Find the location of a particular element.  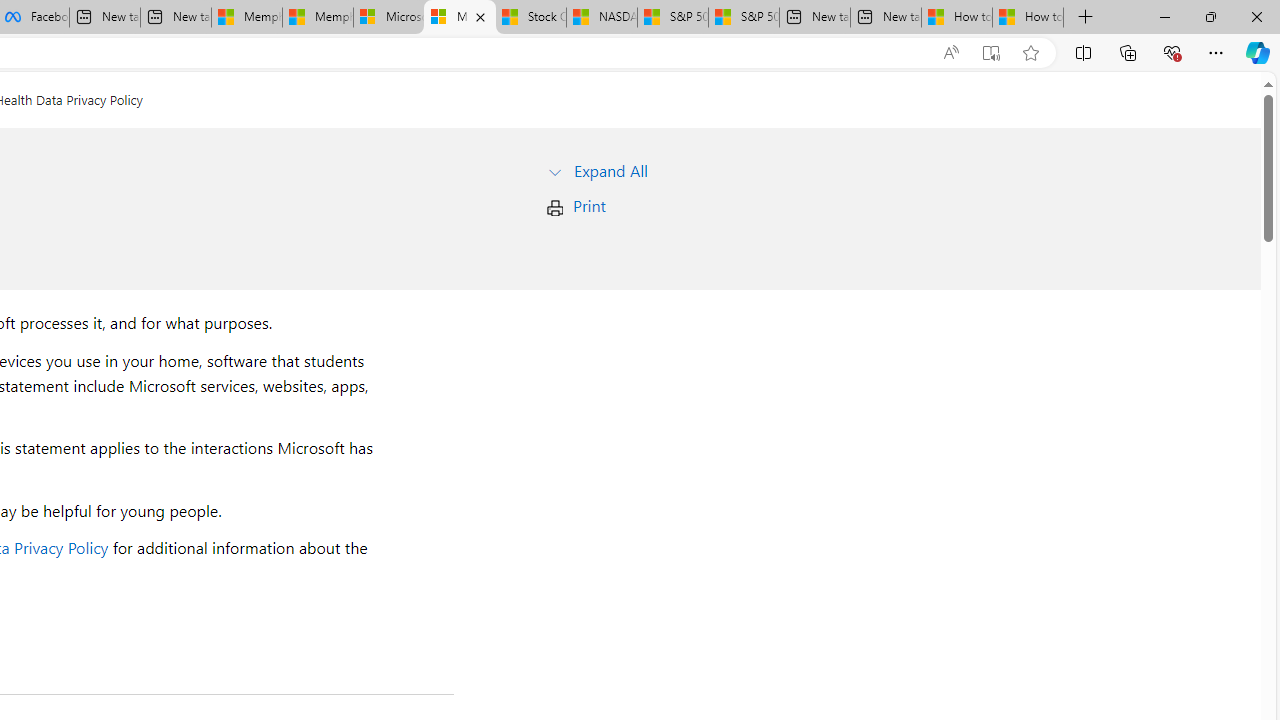

'Enter Immersive Reader (F9)' is located at coordinates (991, 52).